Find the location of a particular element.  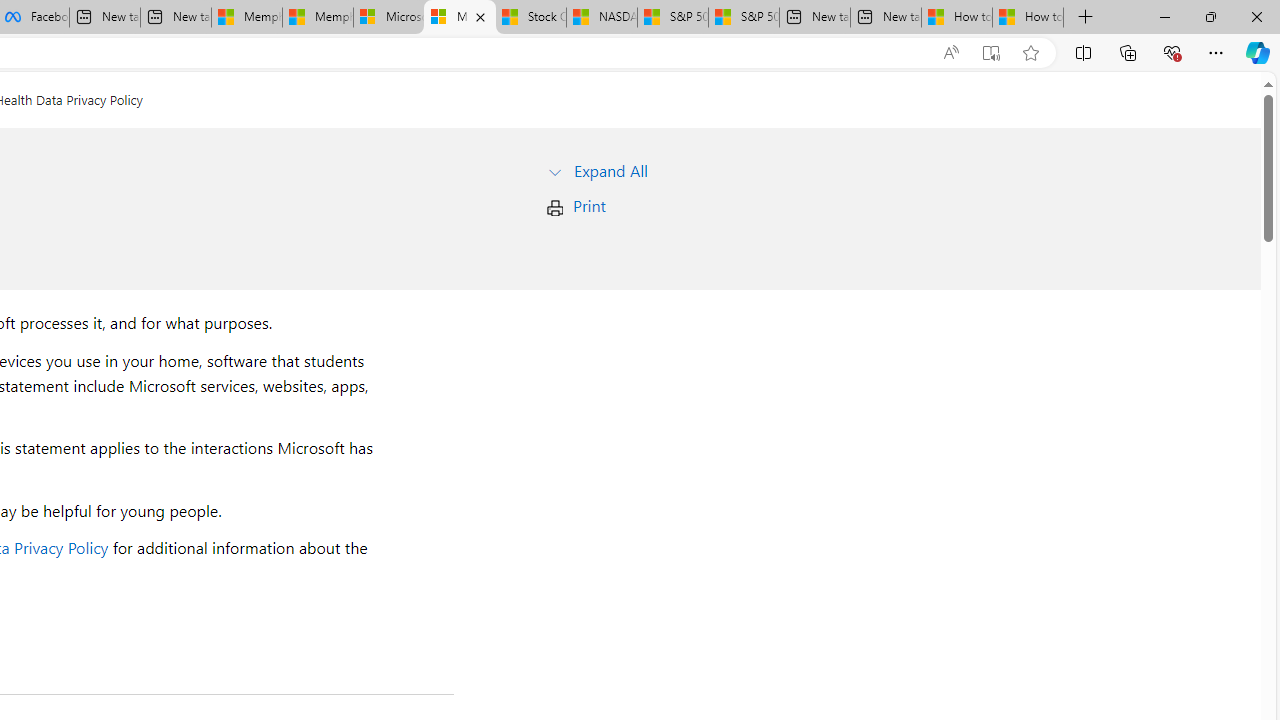

'Enter Immersive Reader (F9)' is located at coordinates (991, 52).